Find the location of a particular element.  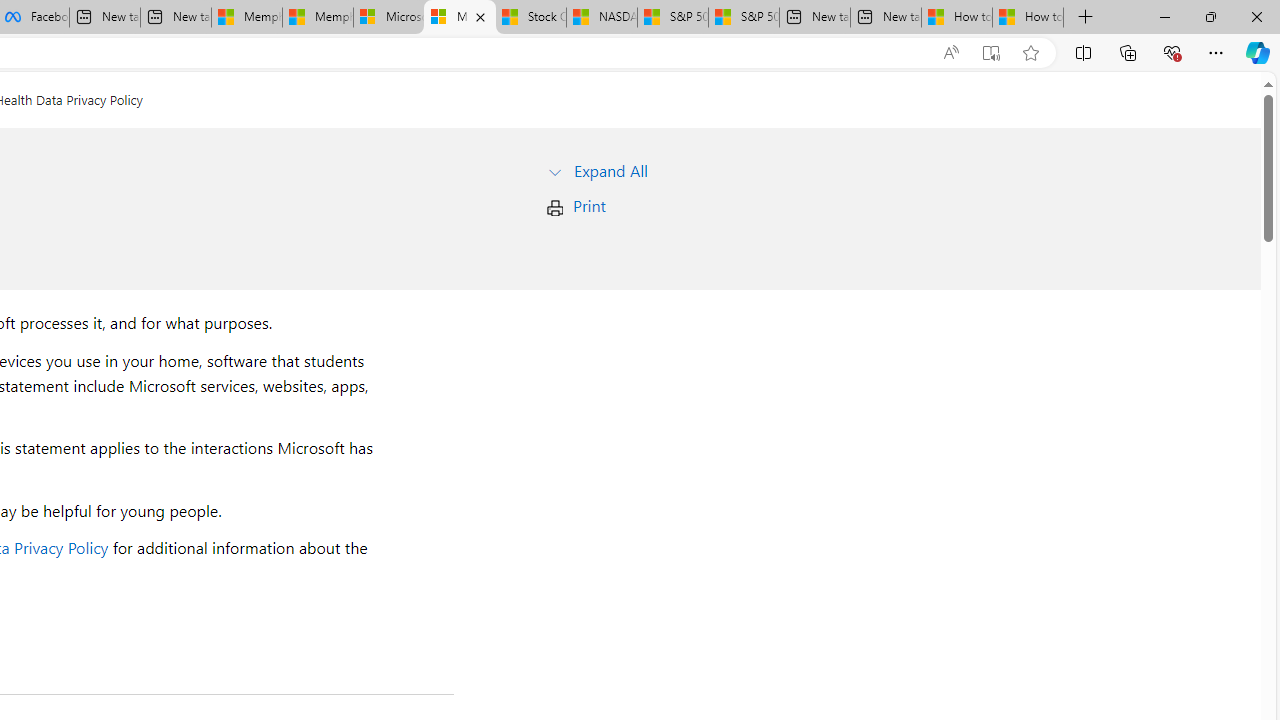

'Enter Immersive Reader (F9)' is located at coordinates (991, 52).